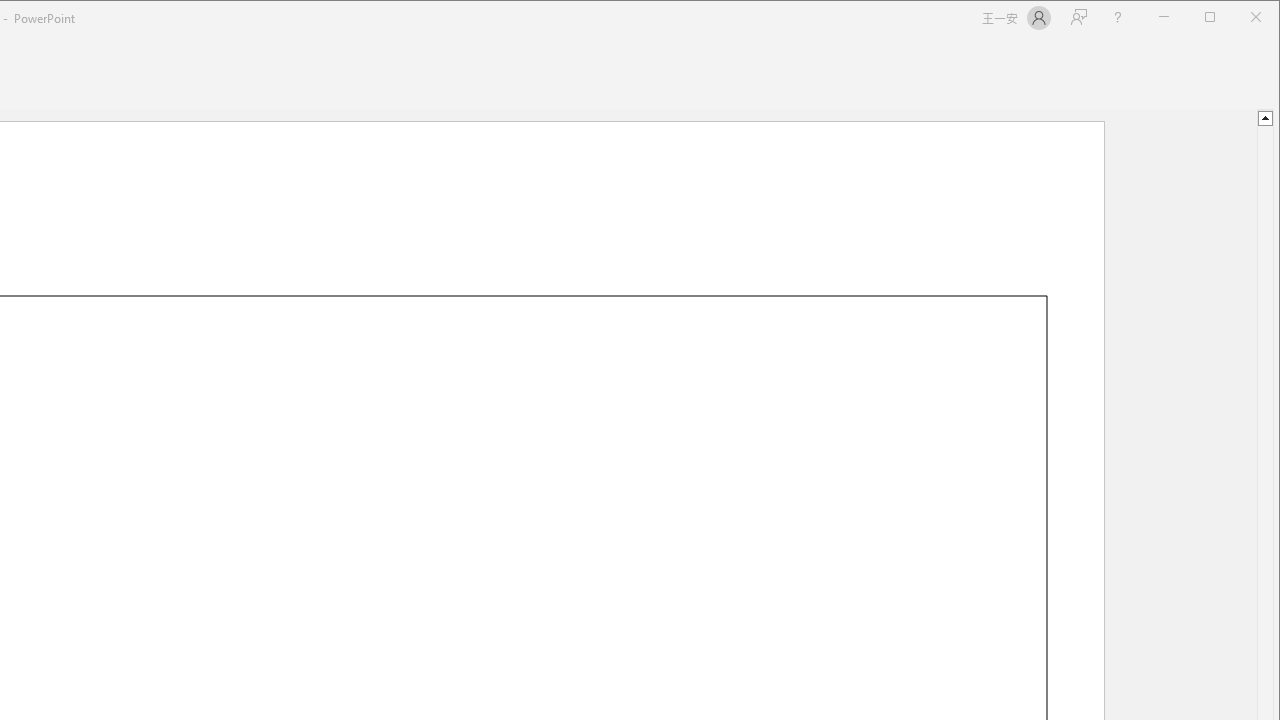  Describe the element at coordinates (1238, 19) in the screenshot. I see `'Maximize'` at that location.